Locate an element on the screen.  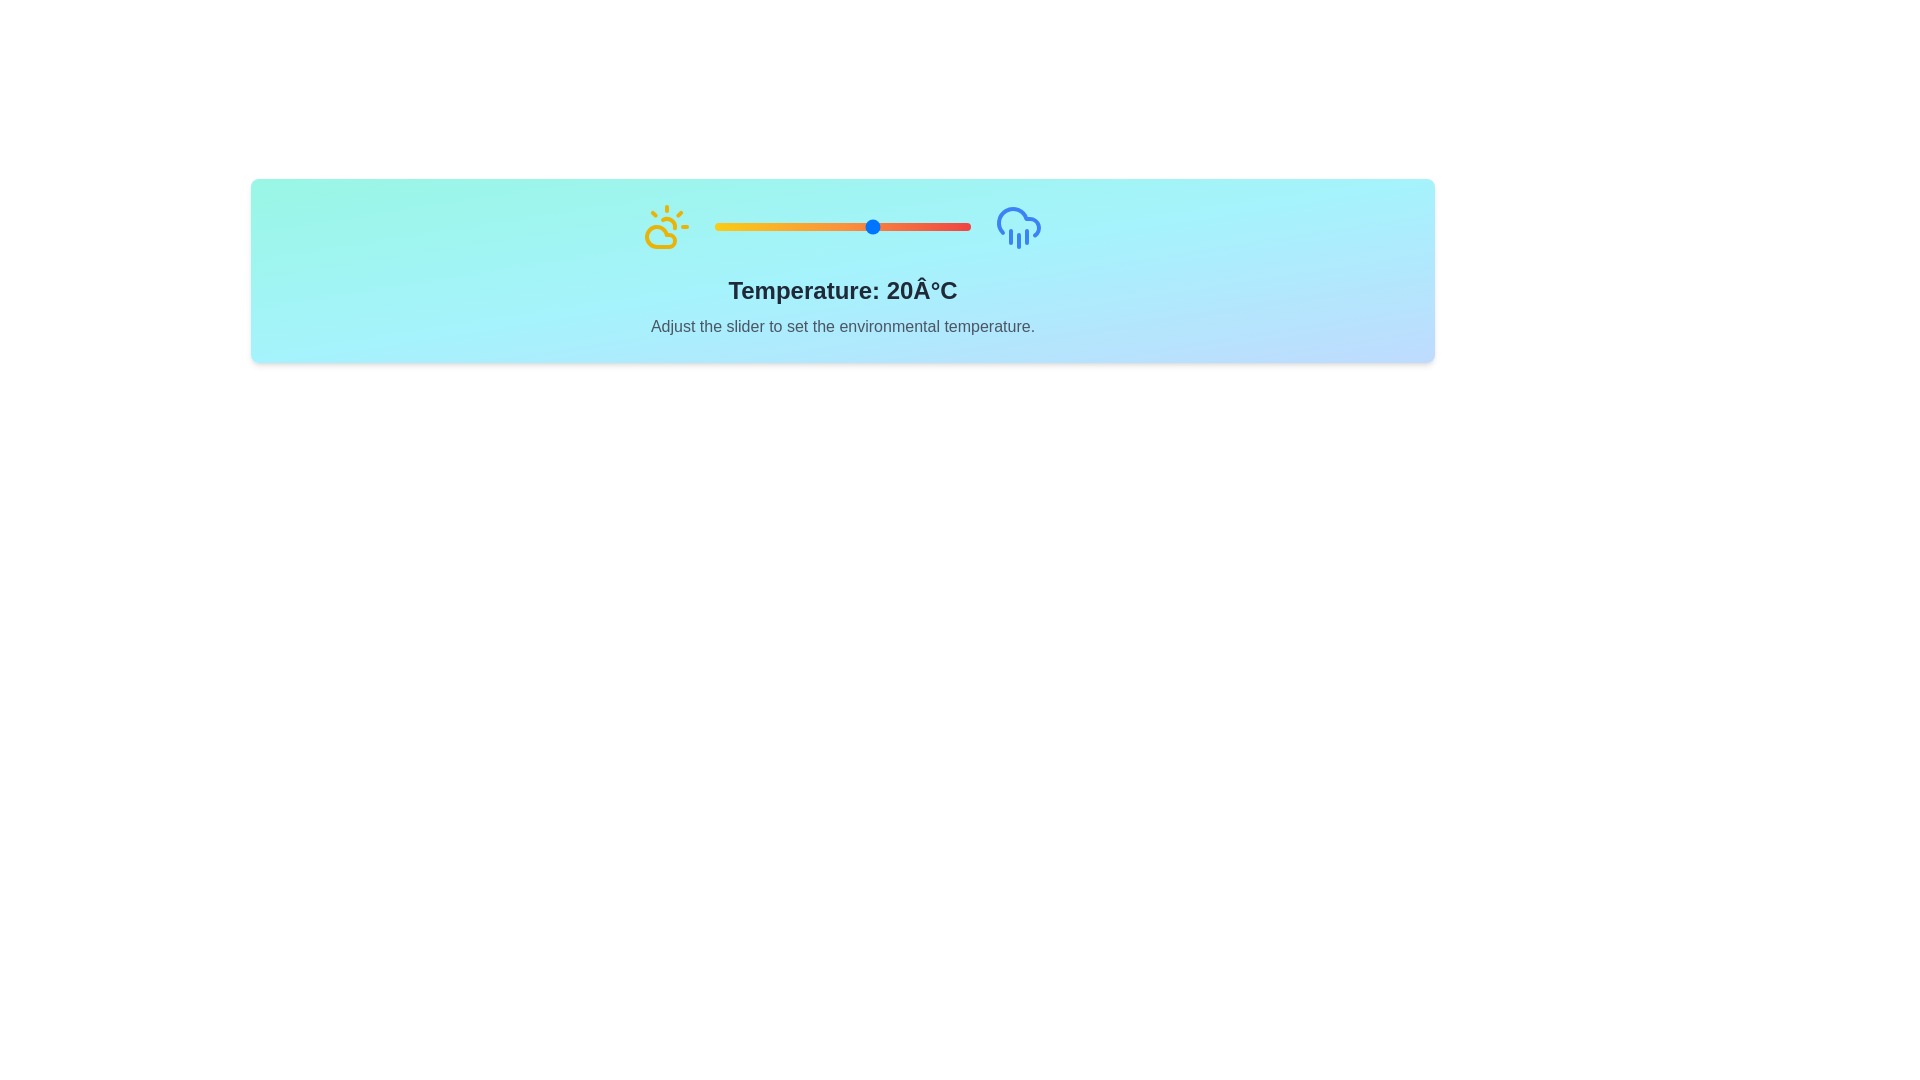
the slider for accessibility interaction is located at coordinates (843, 226).